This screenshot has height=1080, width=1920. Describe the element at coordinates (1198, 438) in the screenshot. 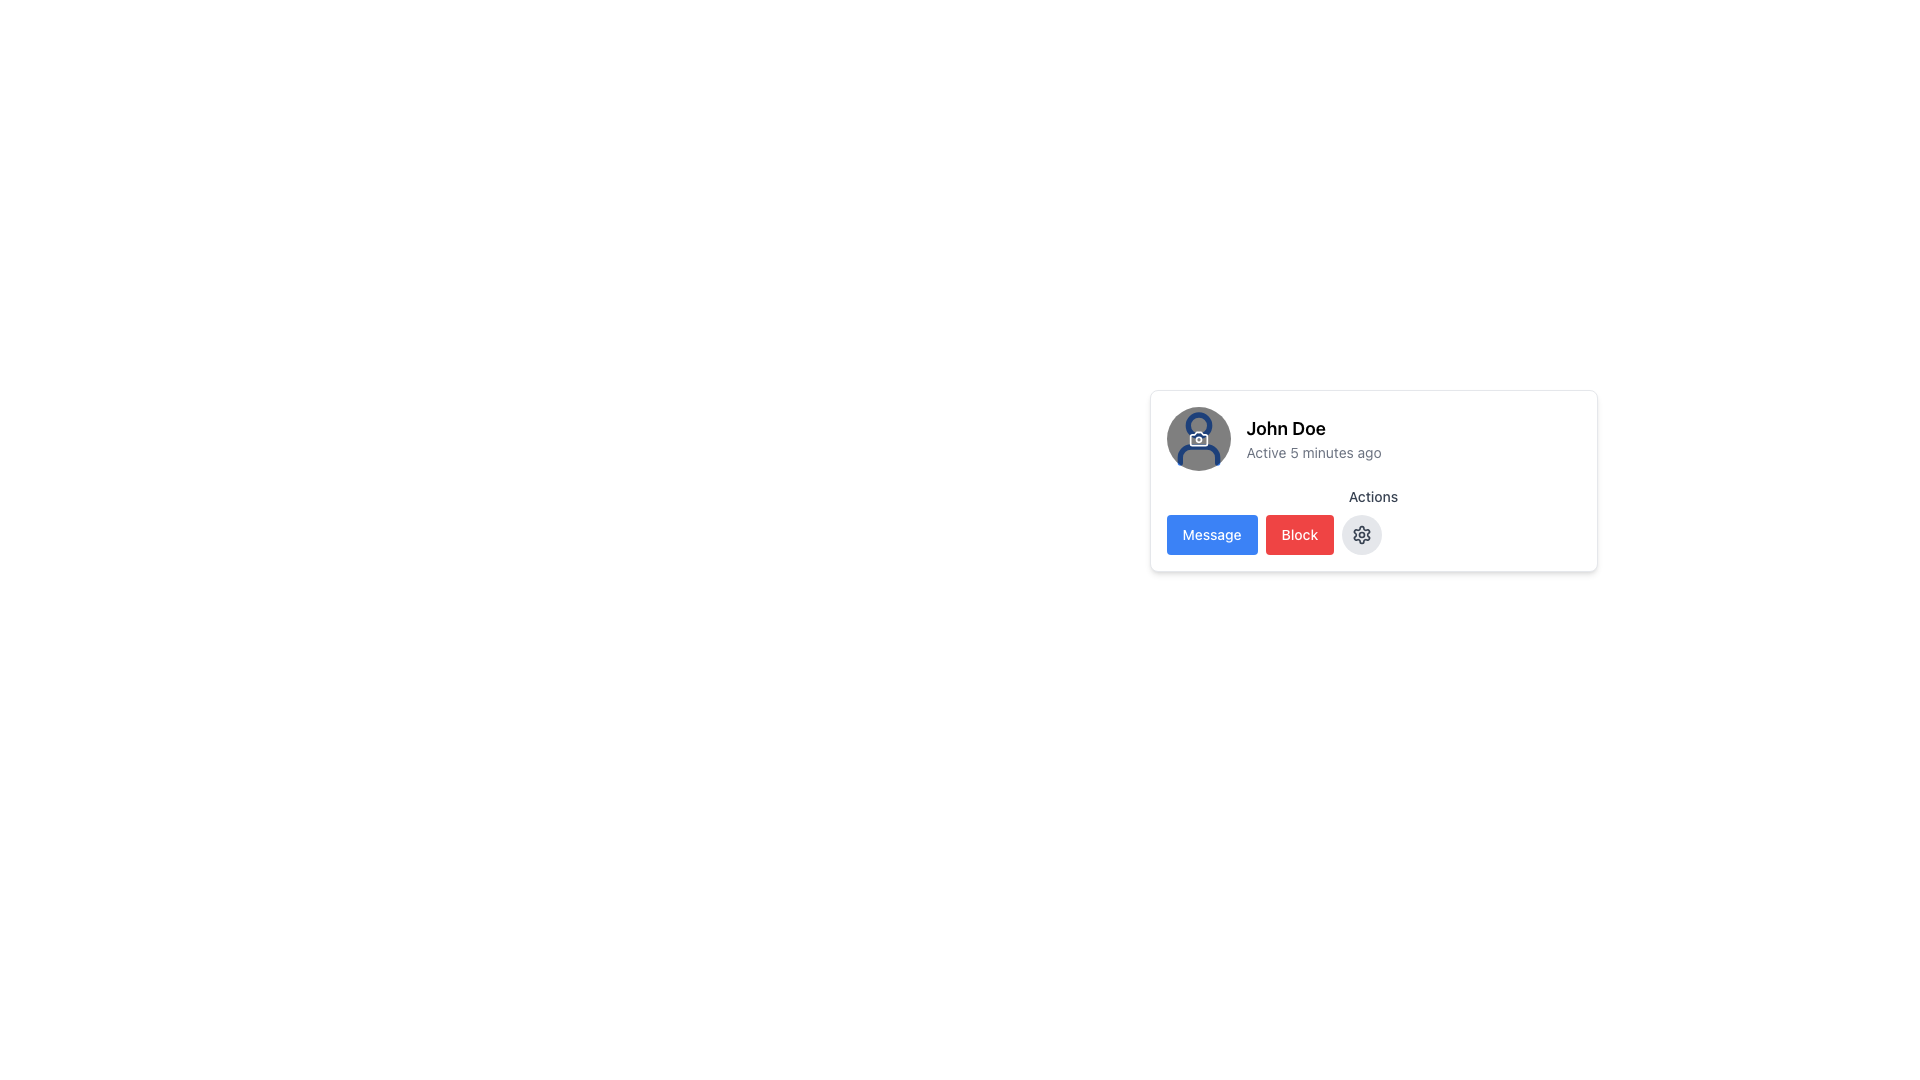

I see `the decorative camera icon element that is part of the user's profile picture display, positioned centrally within the profile picture area` at that location.